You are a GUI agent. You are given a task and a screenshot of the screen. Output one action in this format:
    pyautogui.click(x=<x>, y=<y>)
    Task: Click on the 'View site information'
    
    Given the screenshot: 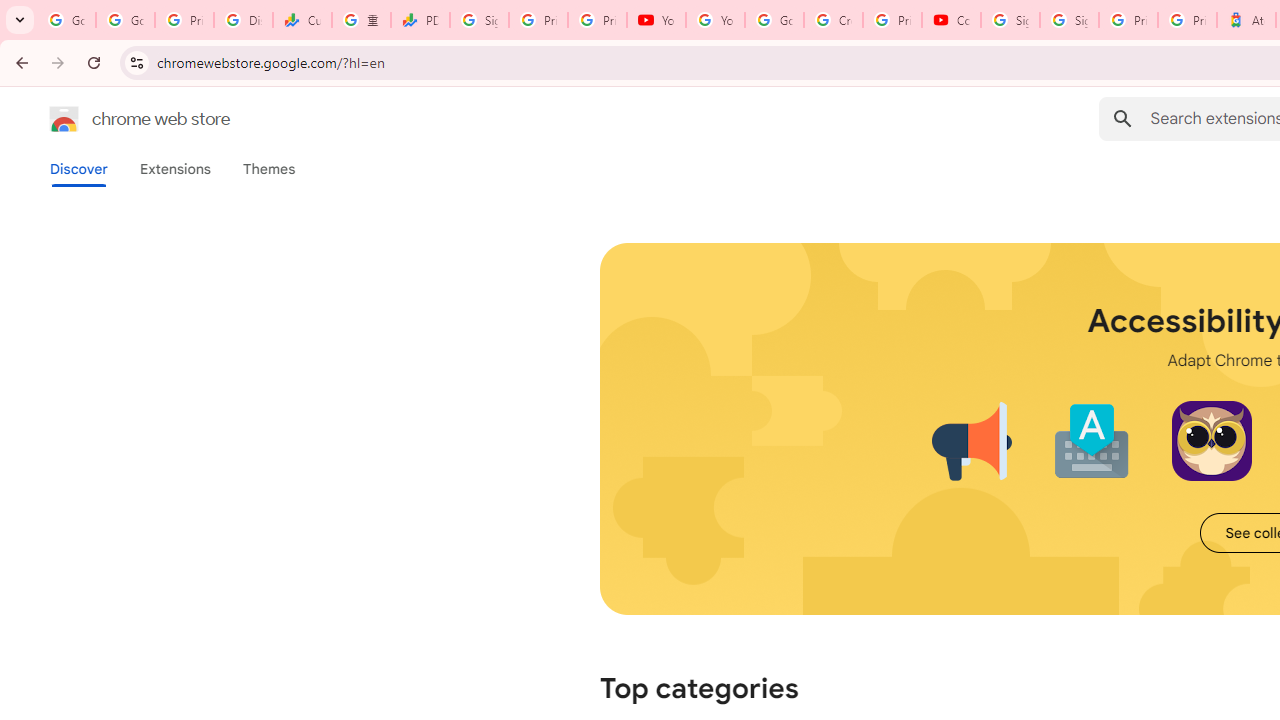 What is the action you would take?
    pyautogui.click(x=135, y=61)
    